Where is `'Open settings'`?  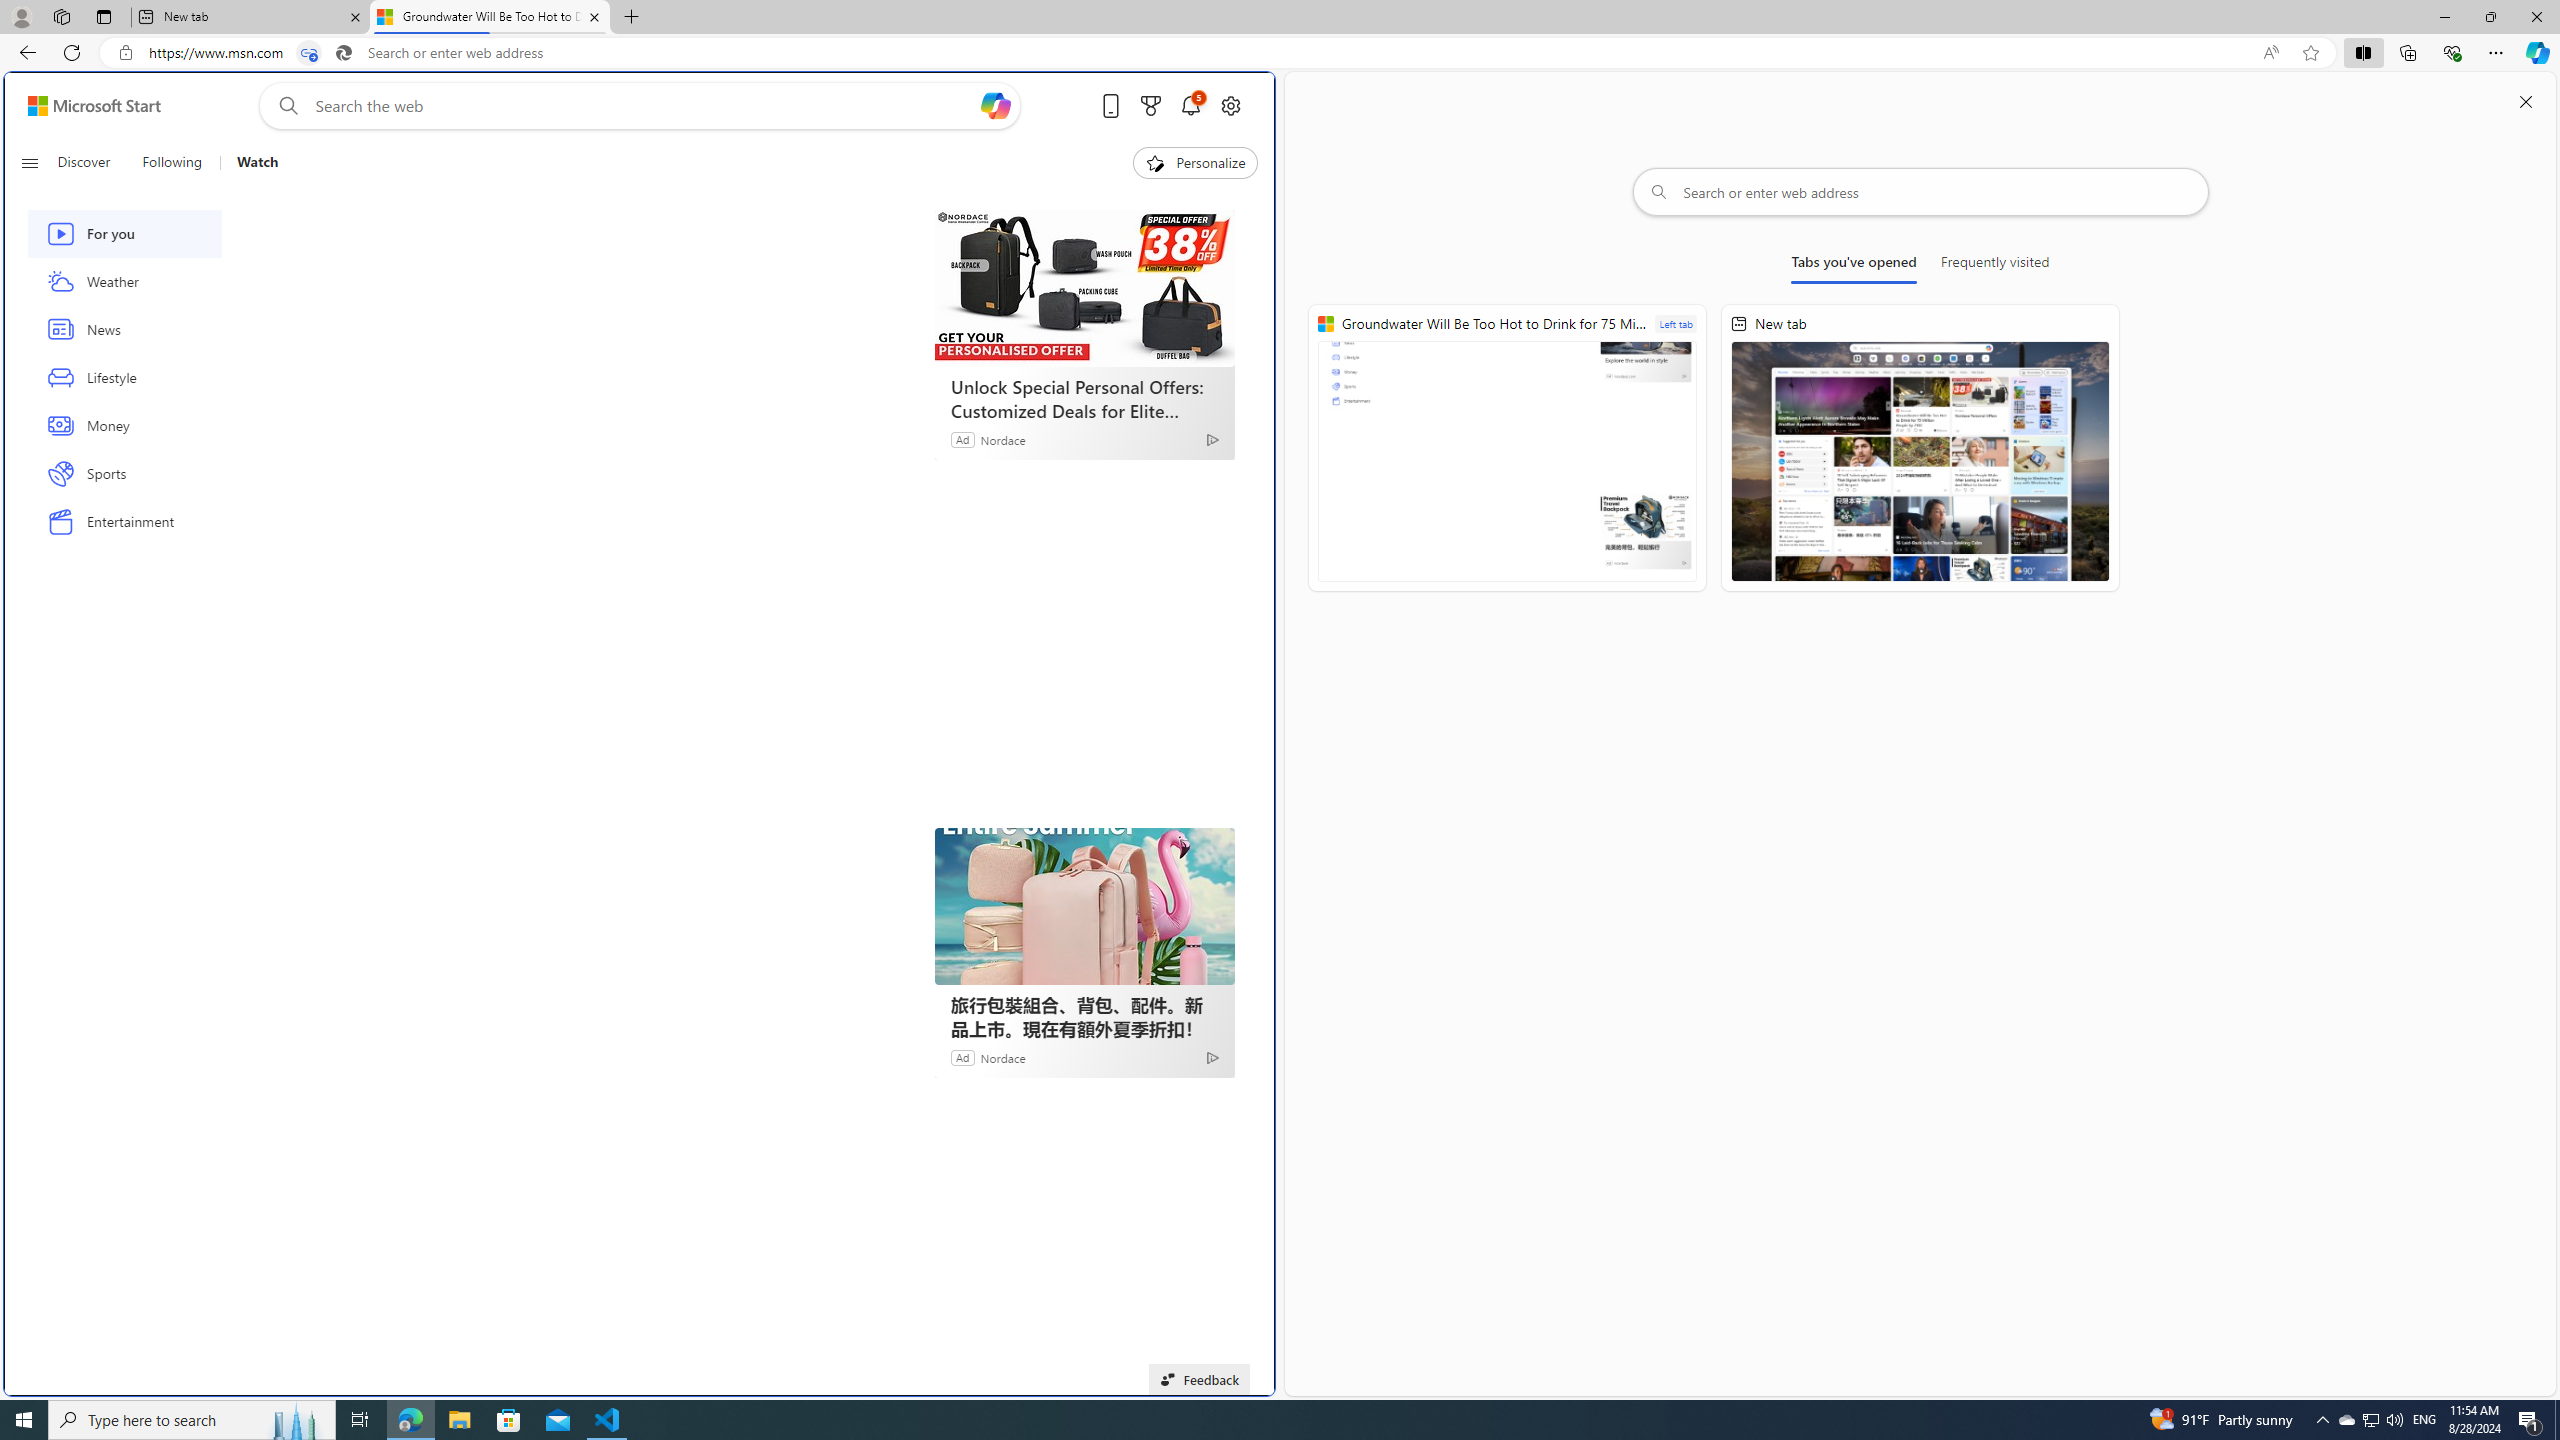 'Open settings' is located at coordinates (1231, 106).